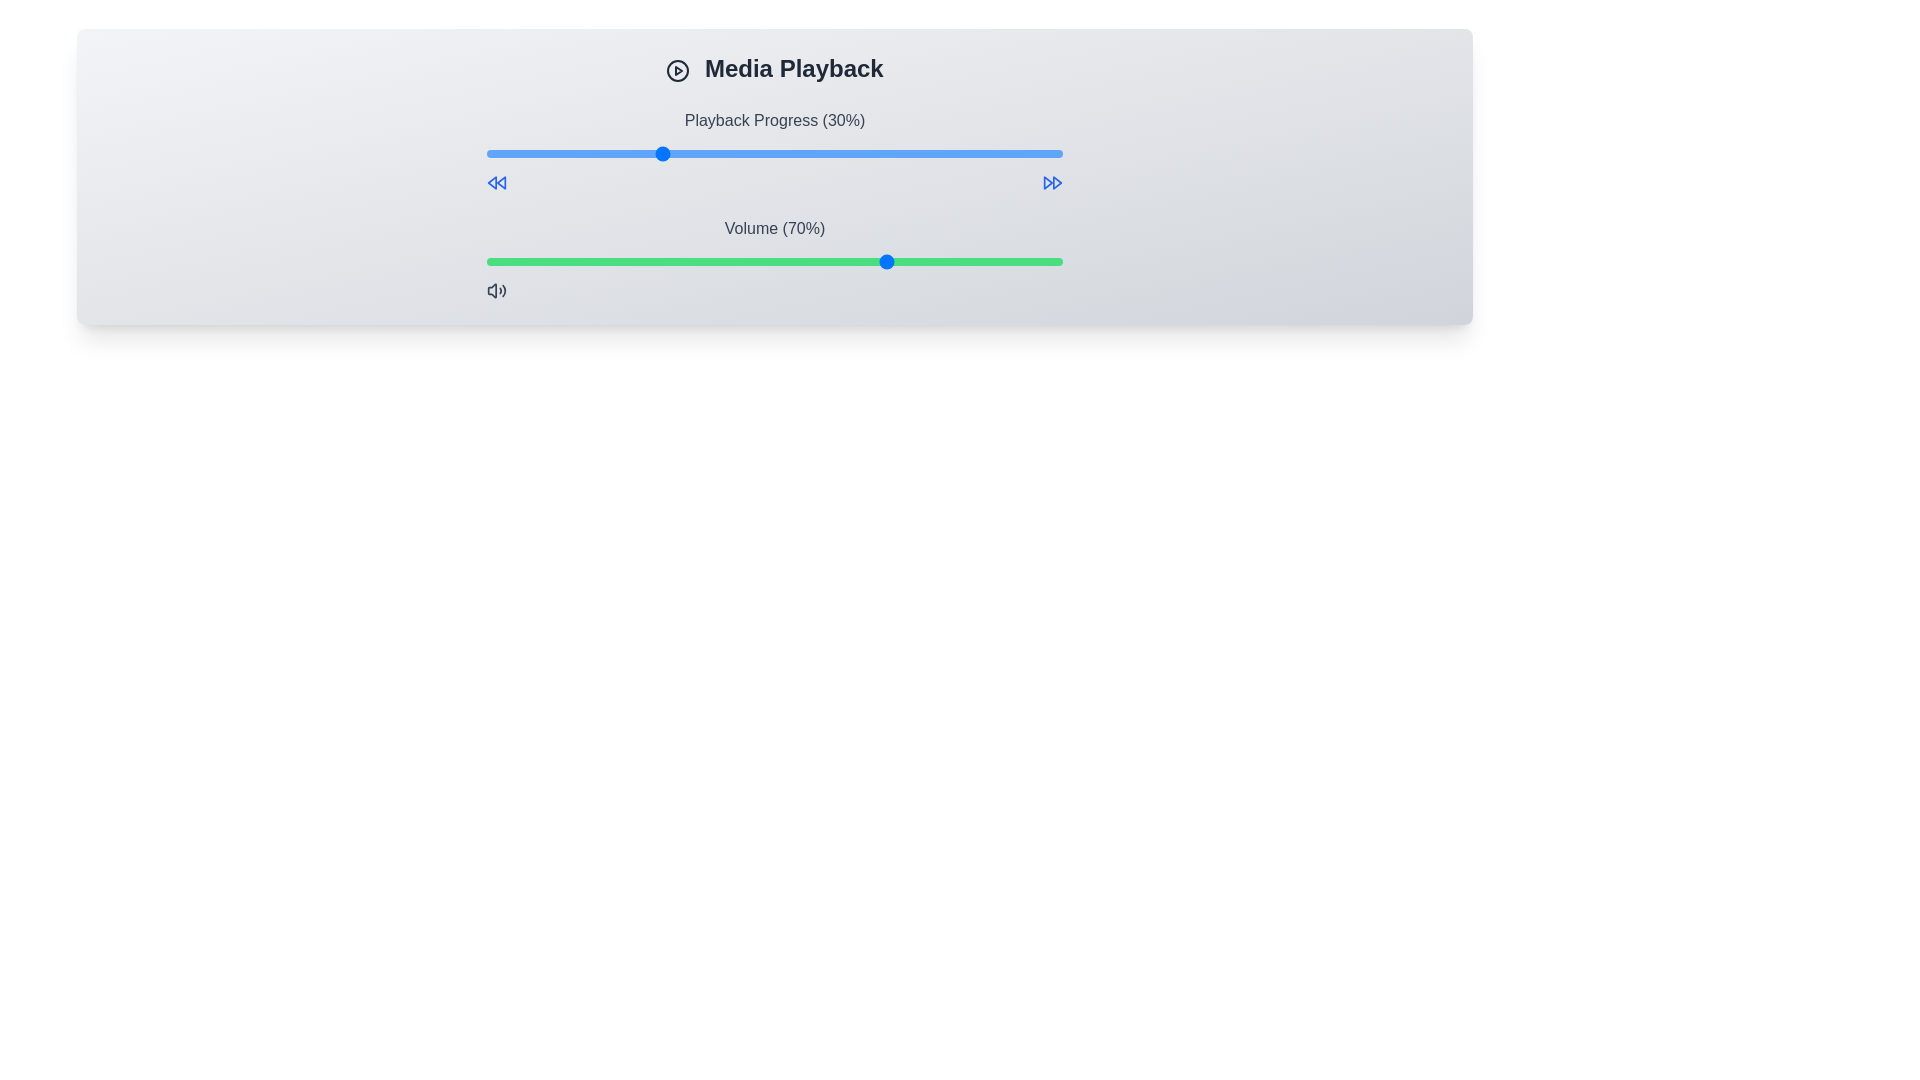 This screenshot has width=1920, height=1080. What do you see at coordinates (1051, 182) in the screenshot?
I see `the fast-forward button to skip forward in the media playback` at bounding box center [1051, 182].